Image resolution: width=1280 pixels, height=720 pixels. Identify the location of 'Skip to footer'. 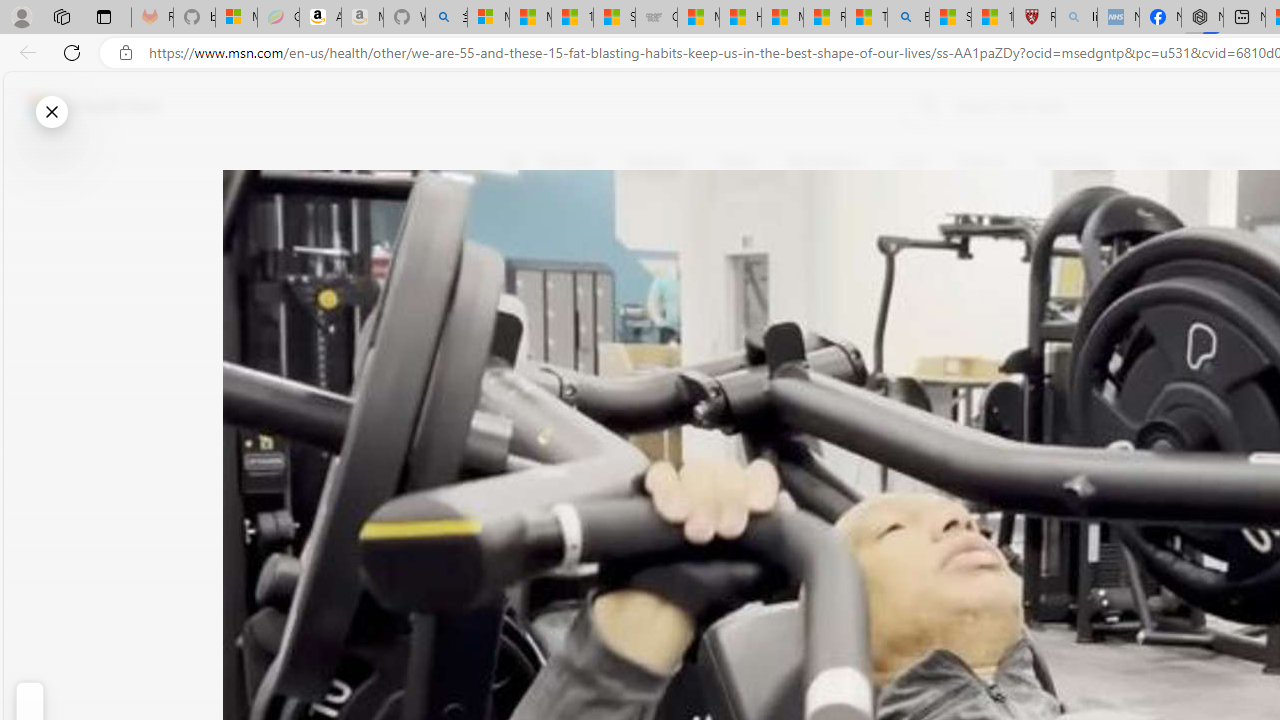
(81, 105).